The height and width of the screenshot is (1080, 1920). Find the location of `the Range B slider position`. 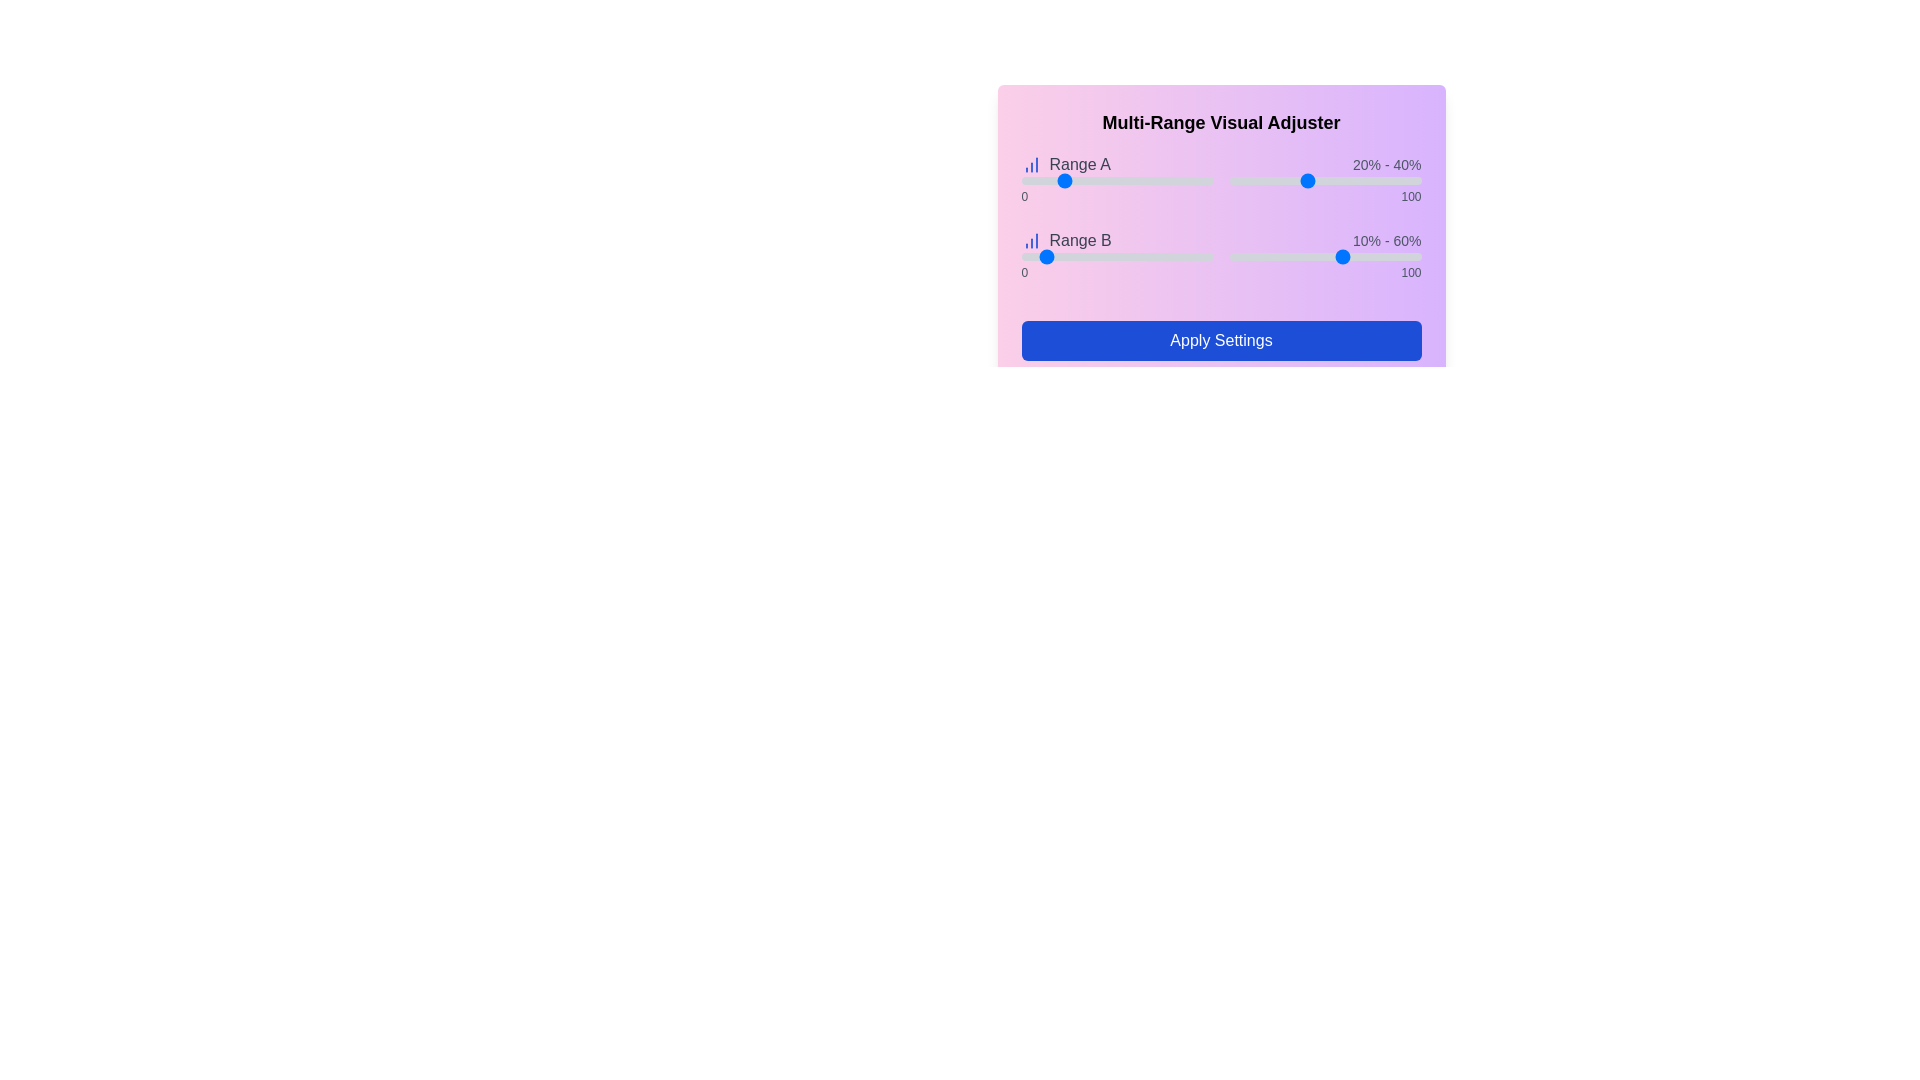

the Range B slider position is located at coordinates (1027, 256).